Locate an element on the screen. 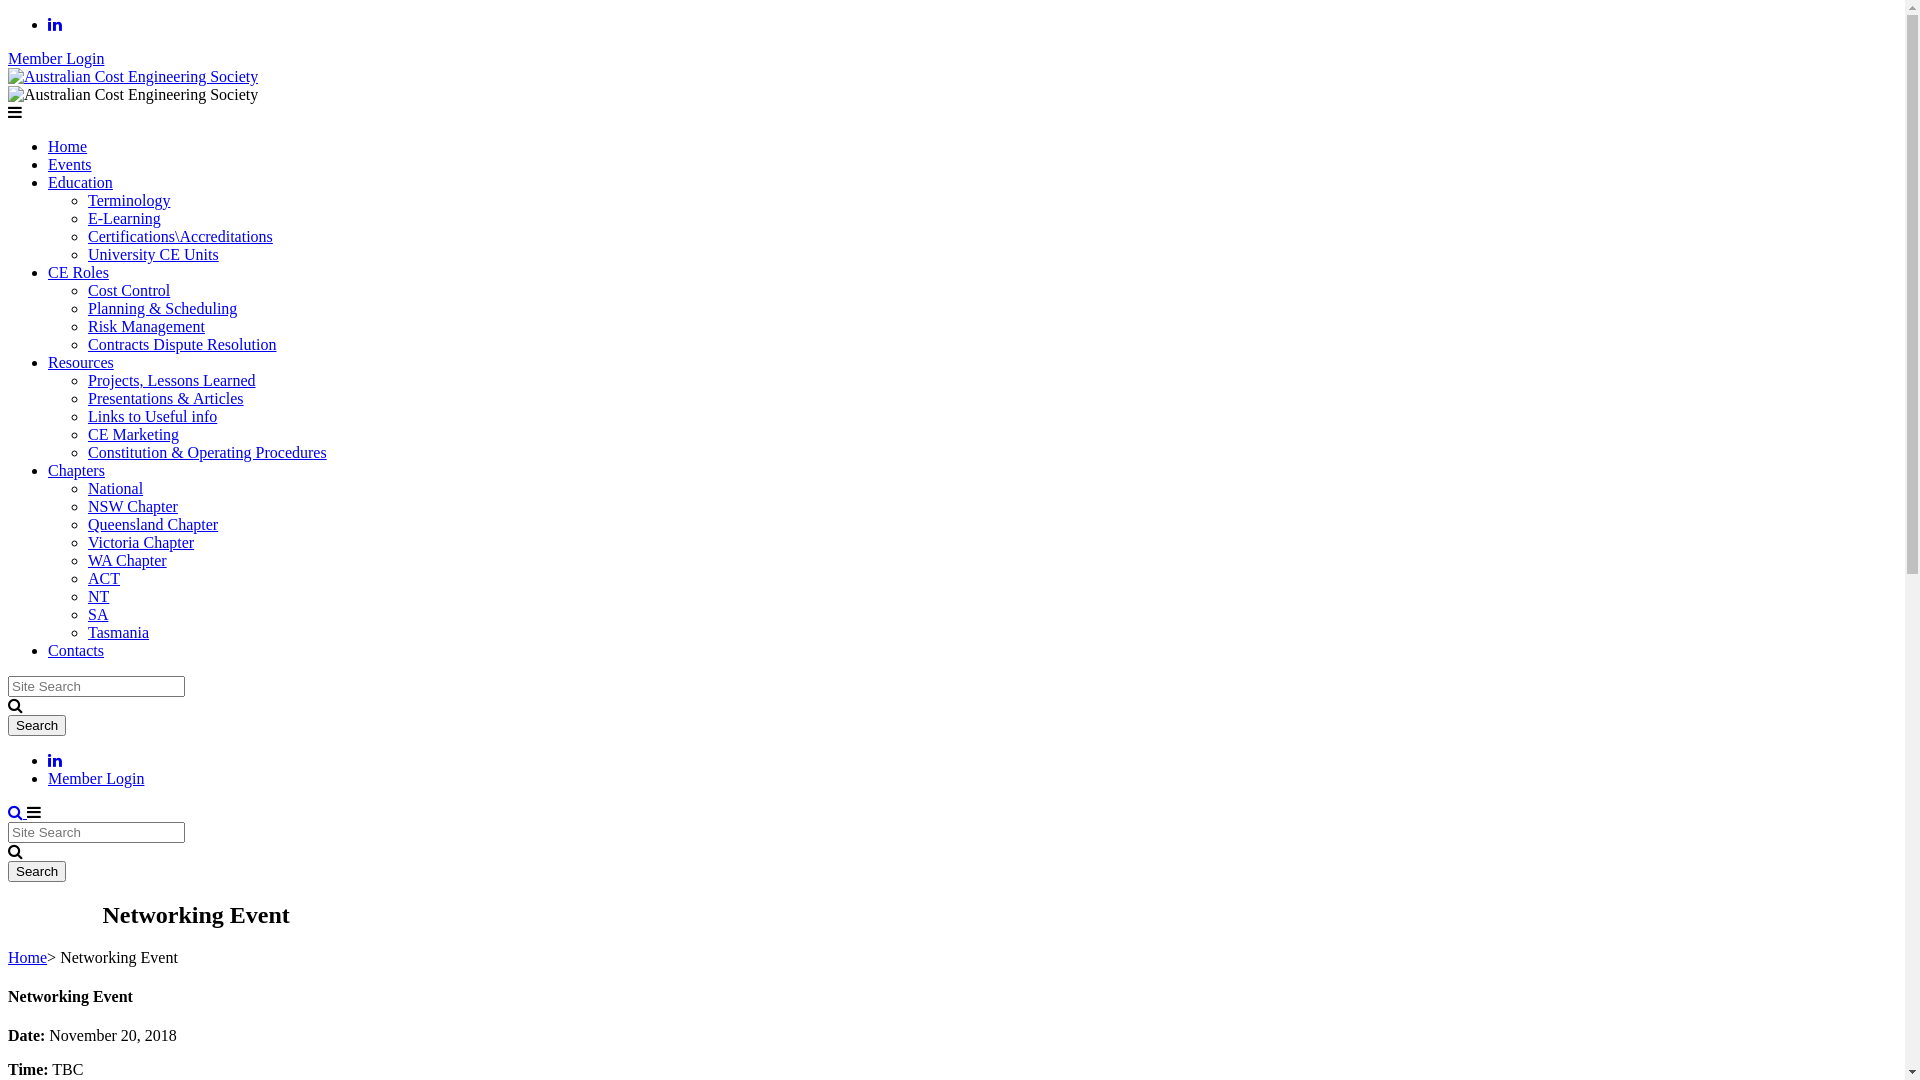  'National' is located at coordinates (114, 488).